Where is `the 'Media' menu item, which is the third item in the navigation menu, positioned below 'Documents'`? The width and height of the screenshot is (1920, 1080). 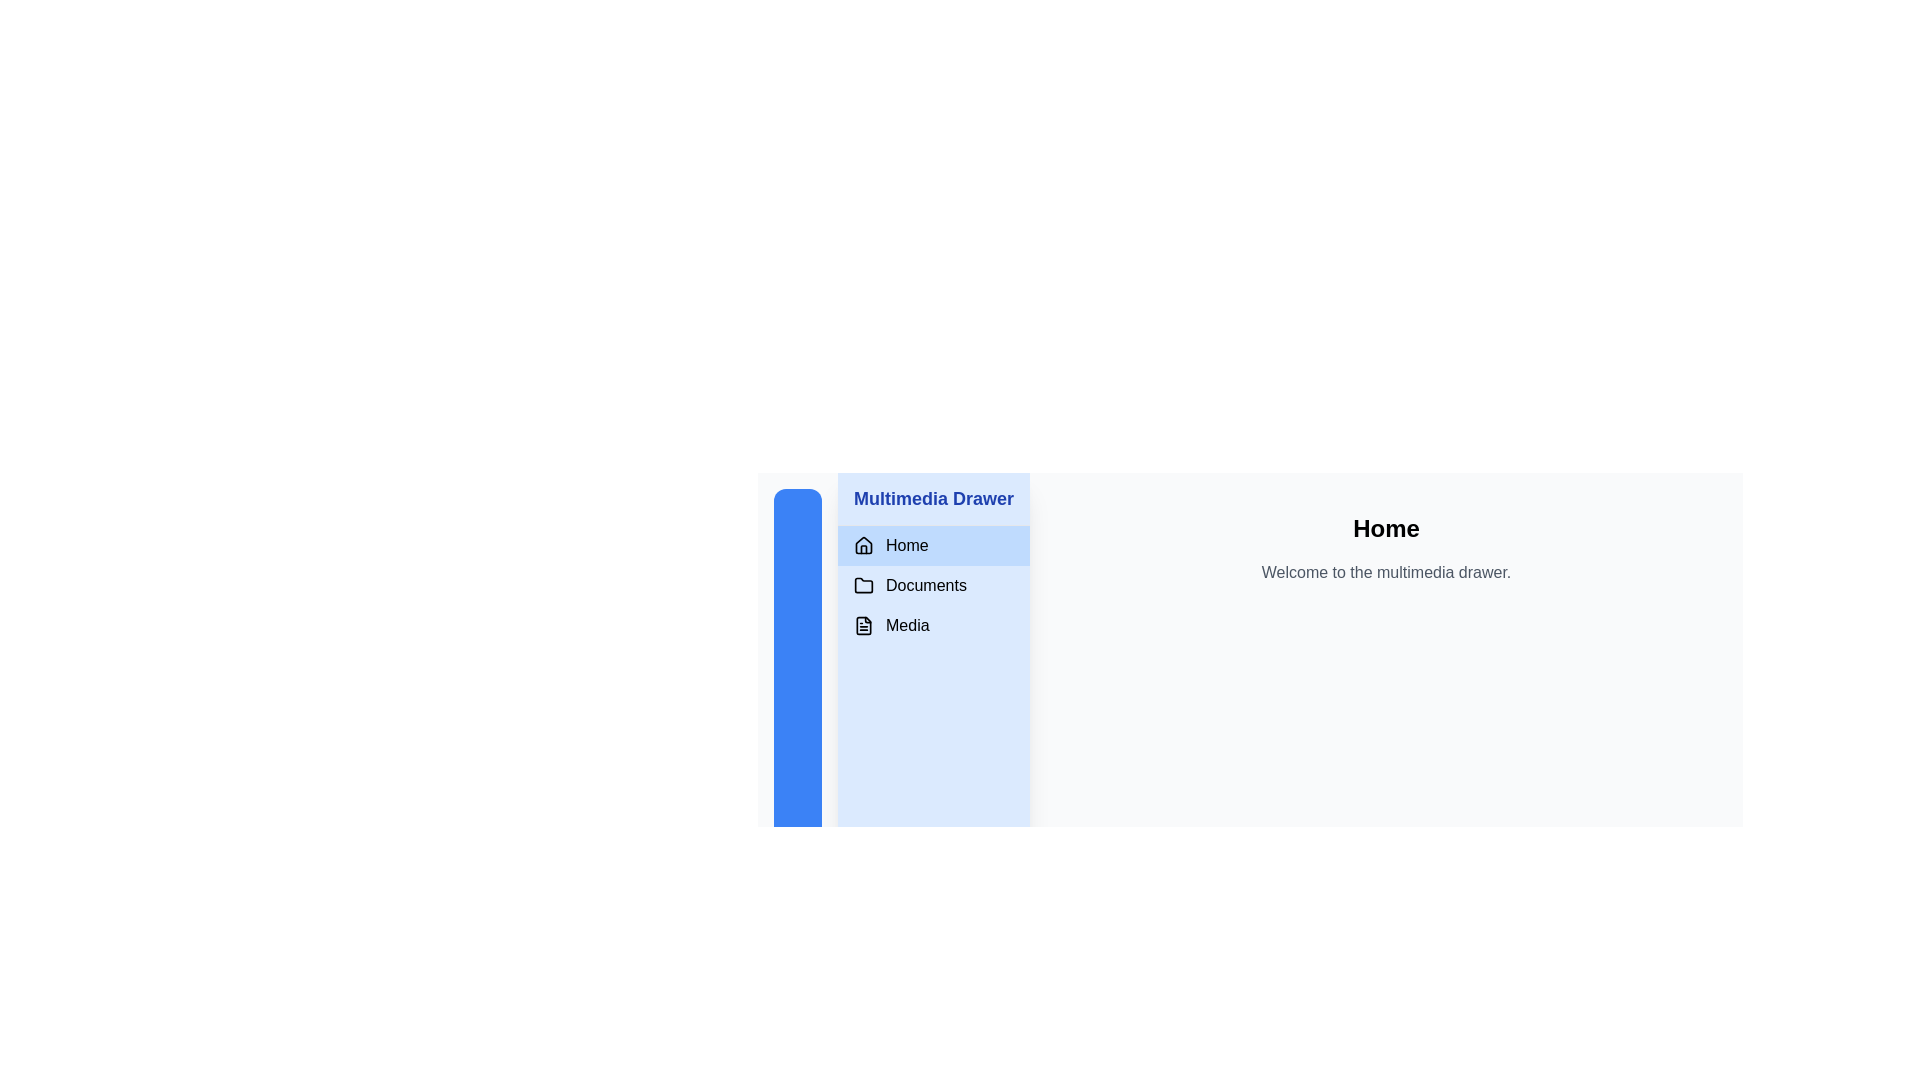 the 'Media' menu item, which is the third item in the navigation menu, positioned below 'Documents' is located at coordinates (906, 624).